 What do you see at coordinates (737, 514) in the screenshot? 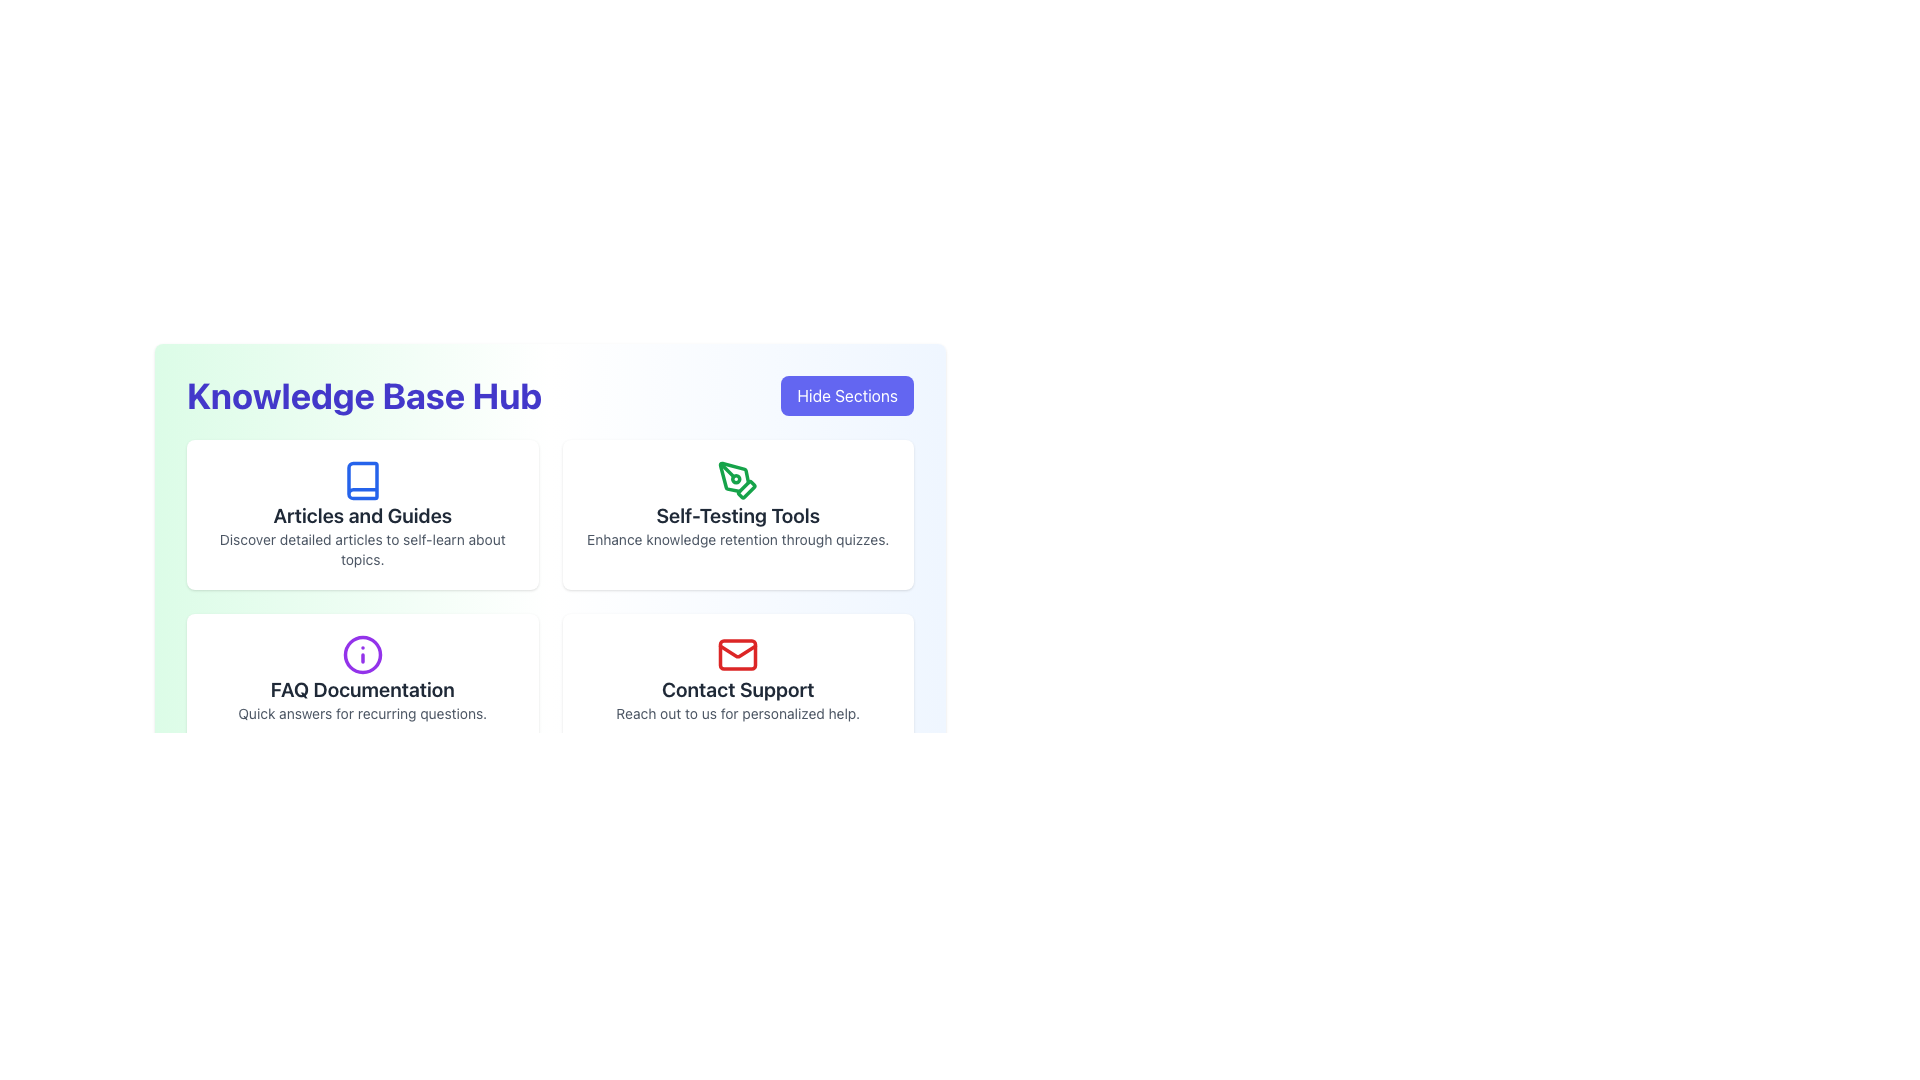
I see `the second clickable card element in the grid that provides resources for self-testing tools and quizzes` at bounding box center [737, 514].